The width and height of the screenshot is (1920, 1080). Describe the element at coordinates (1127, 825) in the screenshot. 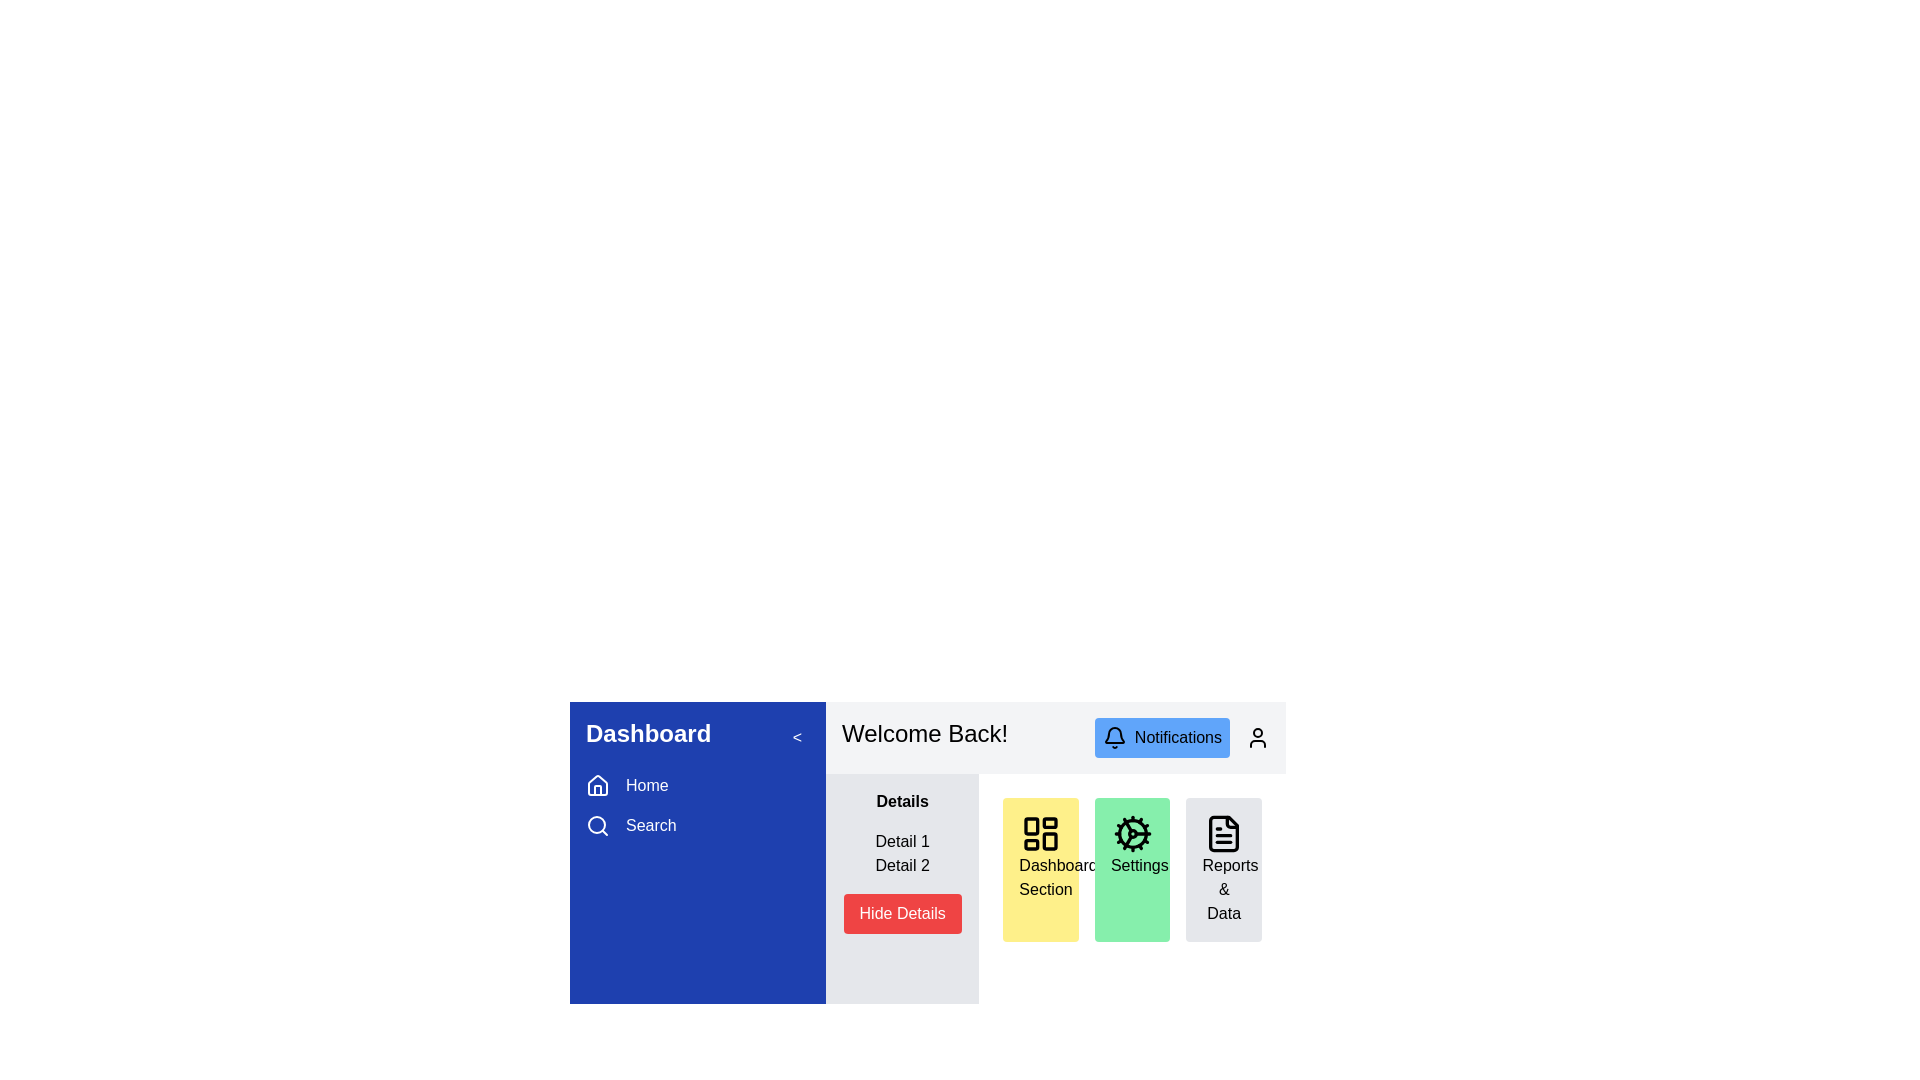

I see `the small graphical line element within the settings gear icon, which is part of the cog gear visual representation` at that location.